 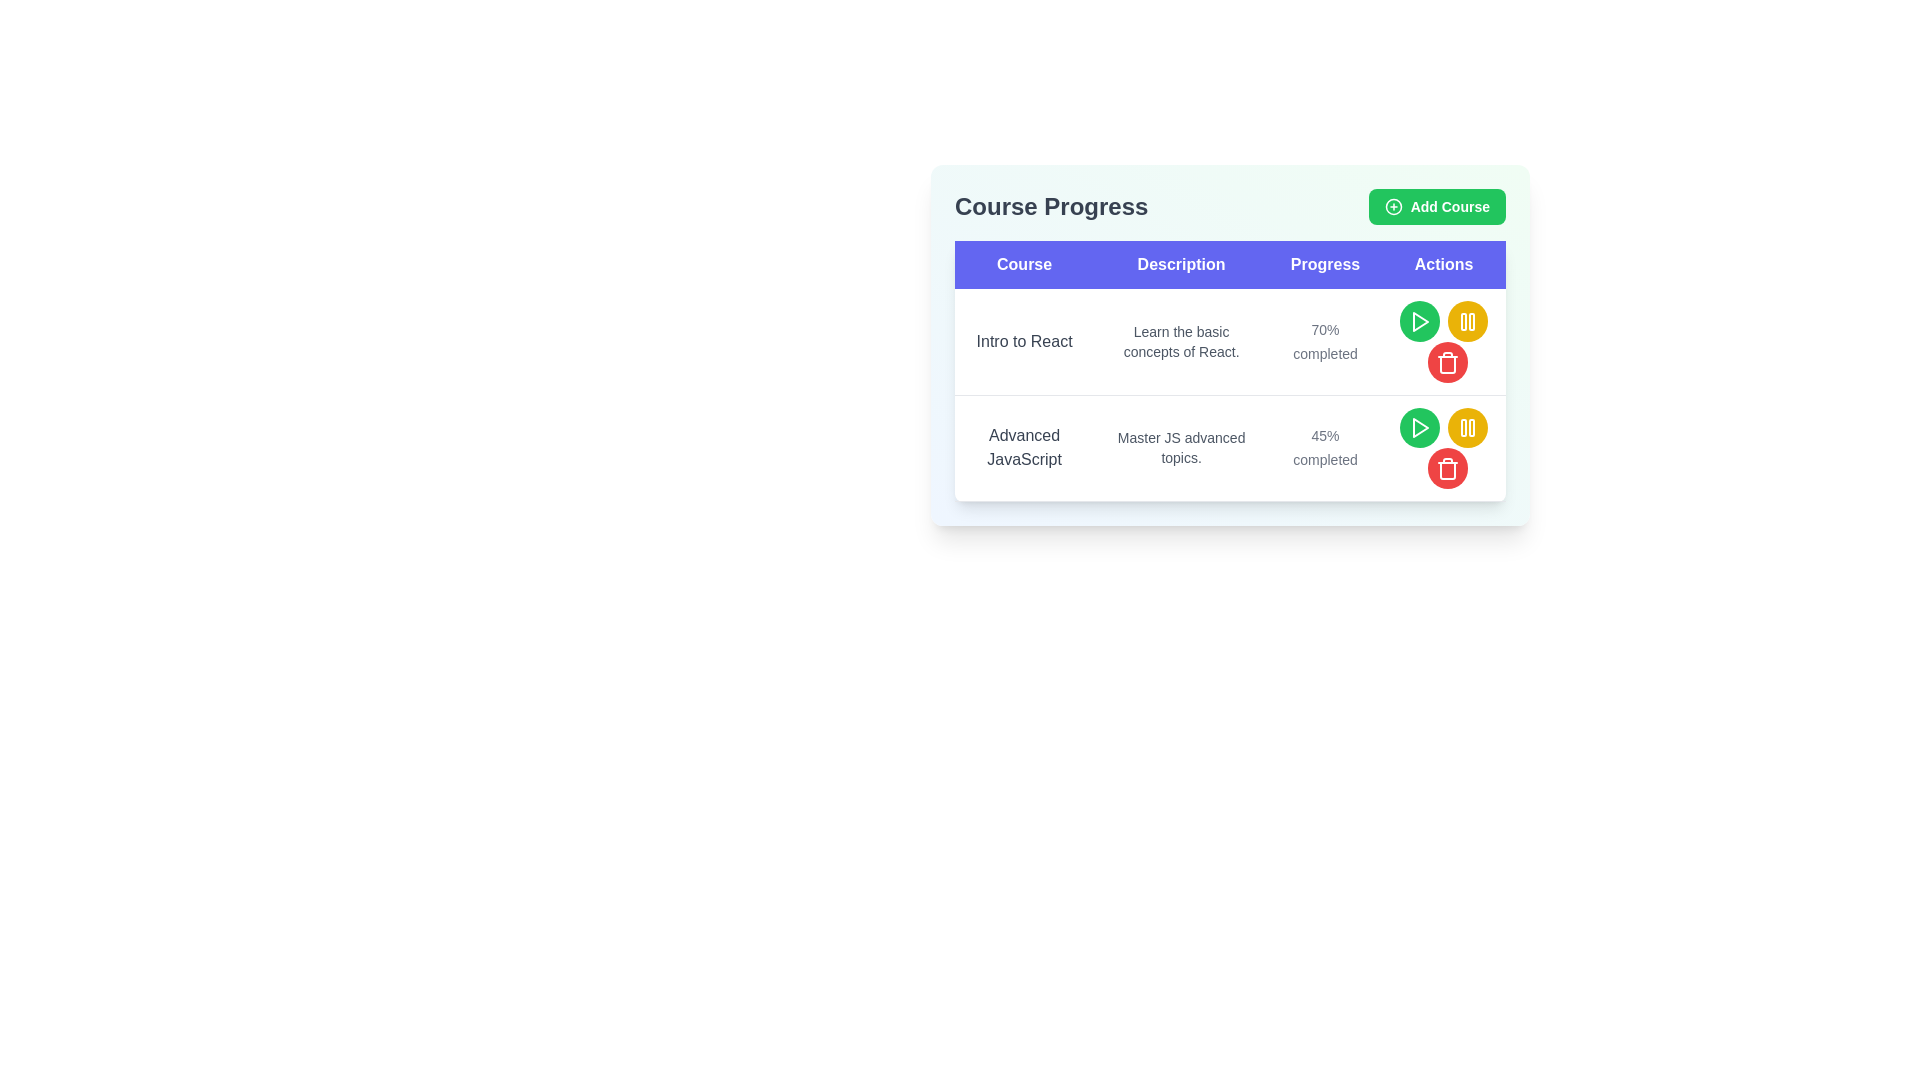 I want to click on a course in the tabular layout within the 'Course Progress' section, so click(x=1229, y=344).